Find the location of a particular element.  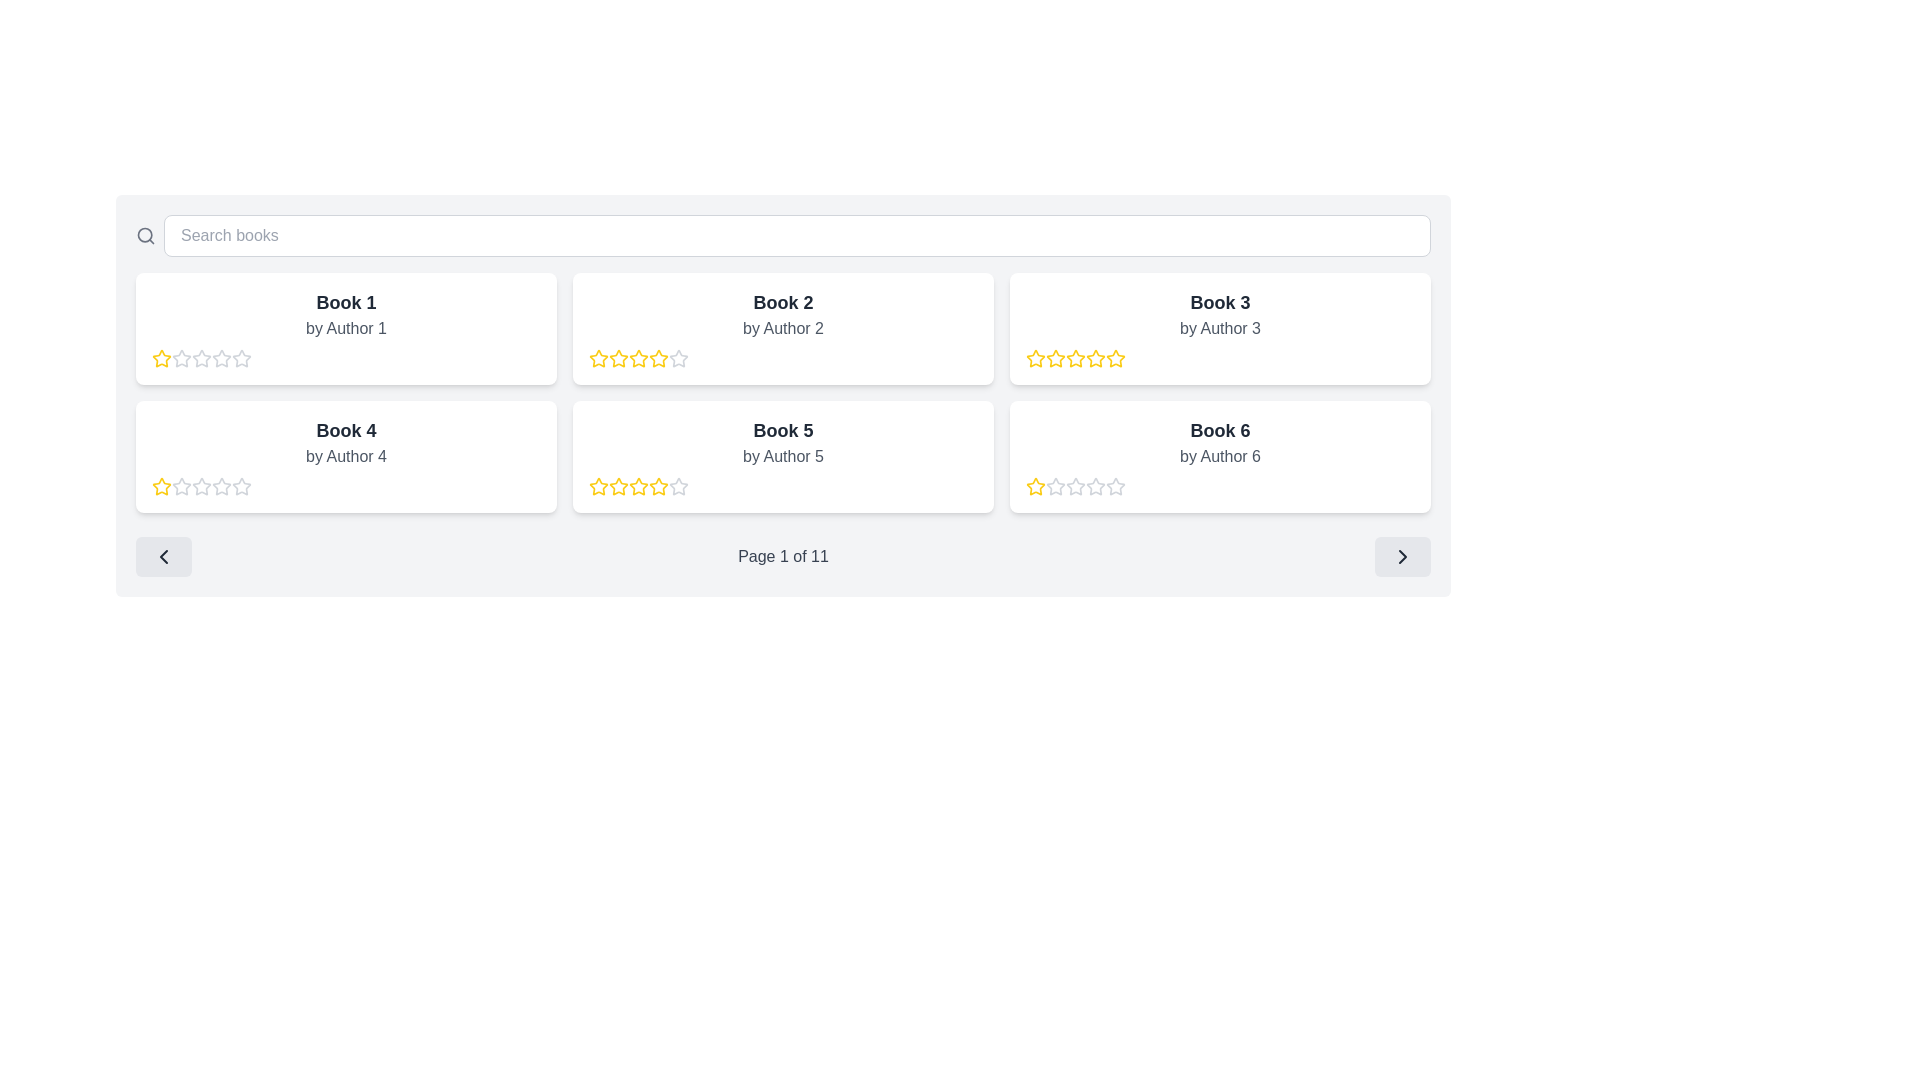

the rating display for 'Book 1' by 'Author 1', which consists of five stars with the first star filled in yellow and the rest outlined in gray, located directly beneath the author line is located at coordinates (346, 357).